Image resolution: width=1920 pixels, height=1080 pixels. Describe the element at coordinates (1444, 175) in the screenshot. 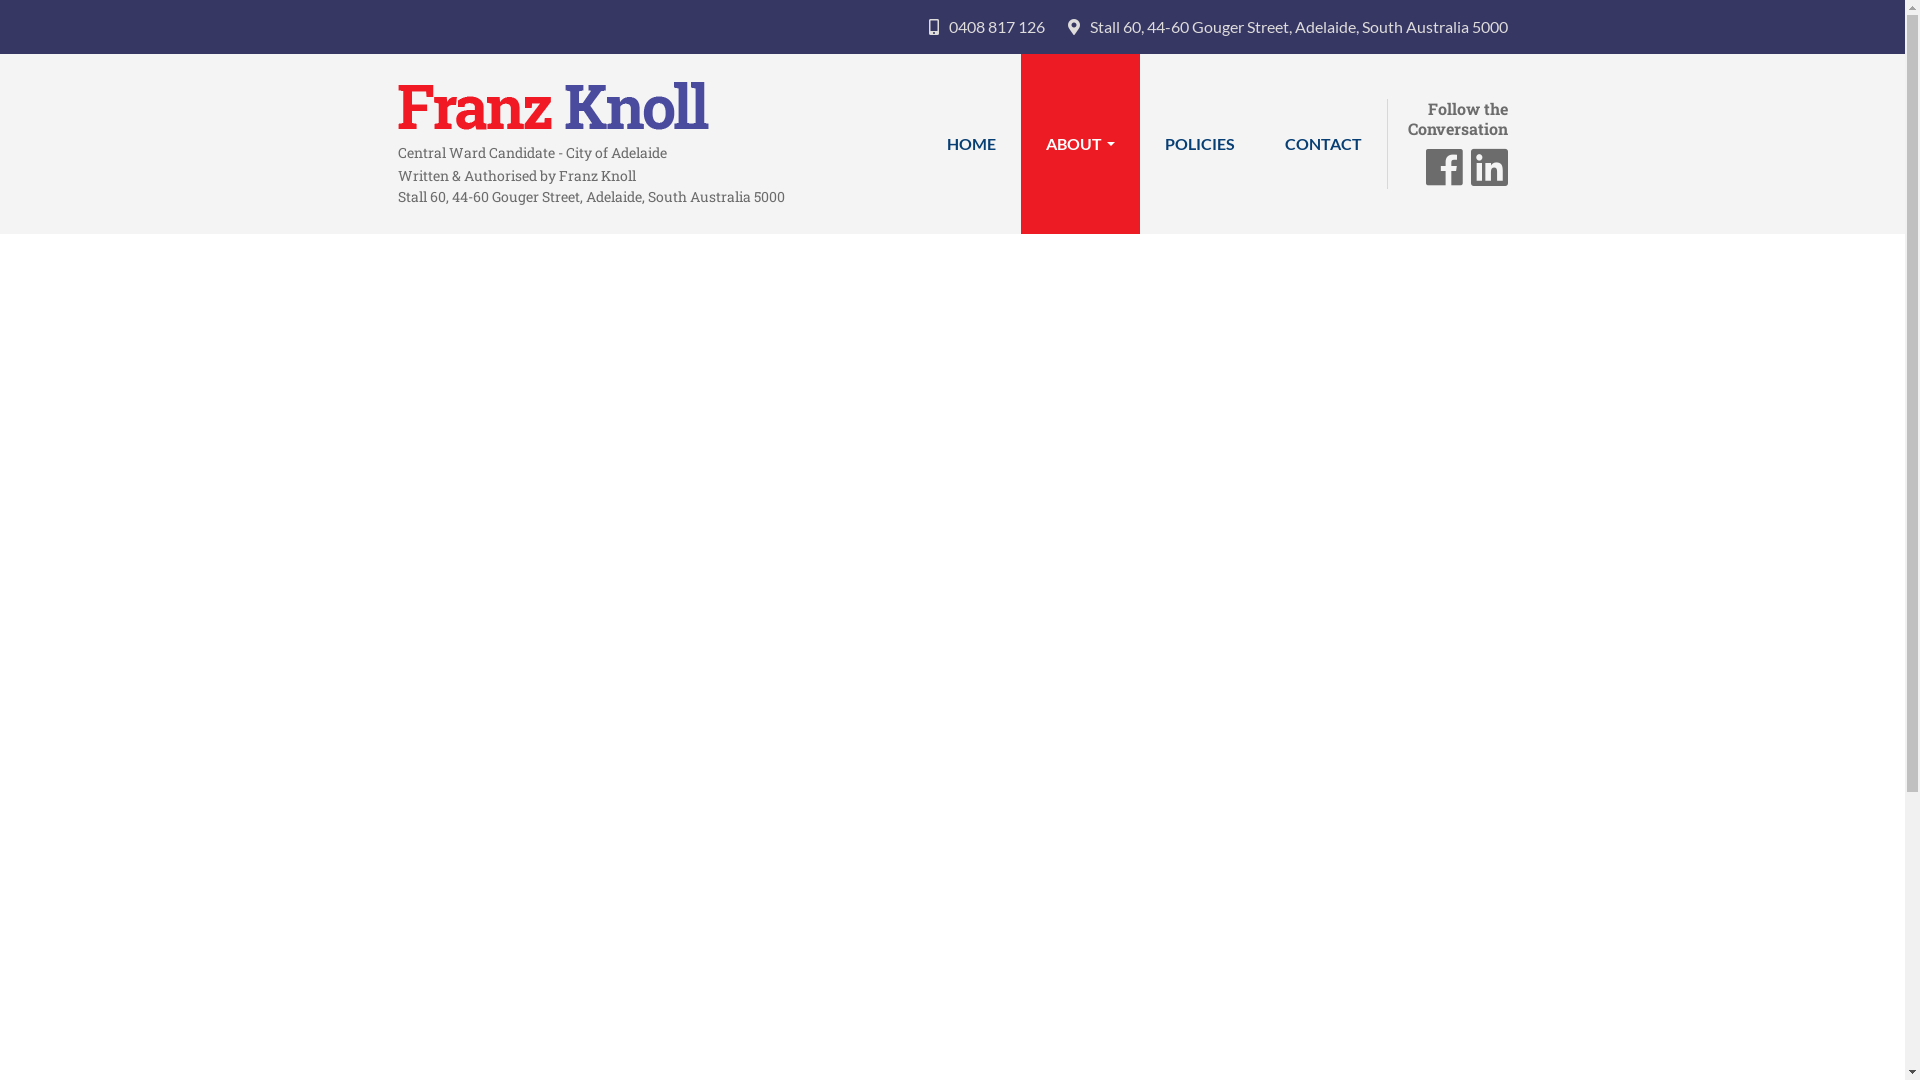

I see `'Follow Franz on Facebook	'` at that location.